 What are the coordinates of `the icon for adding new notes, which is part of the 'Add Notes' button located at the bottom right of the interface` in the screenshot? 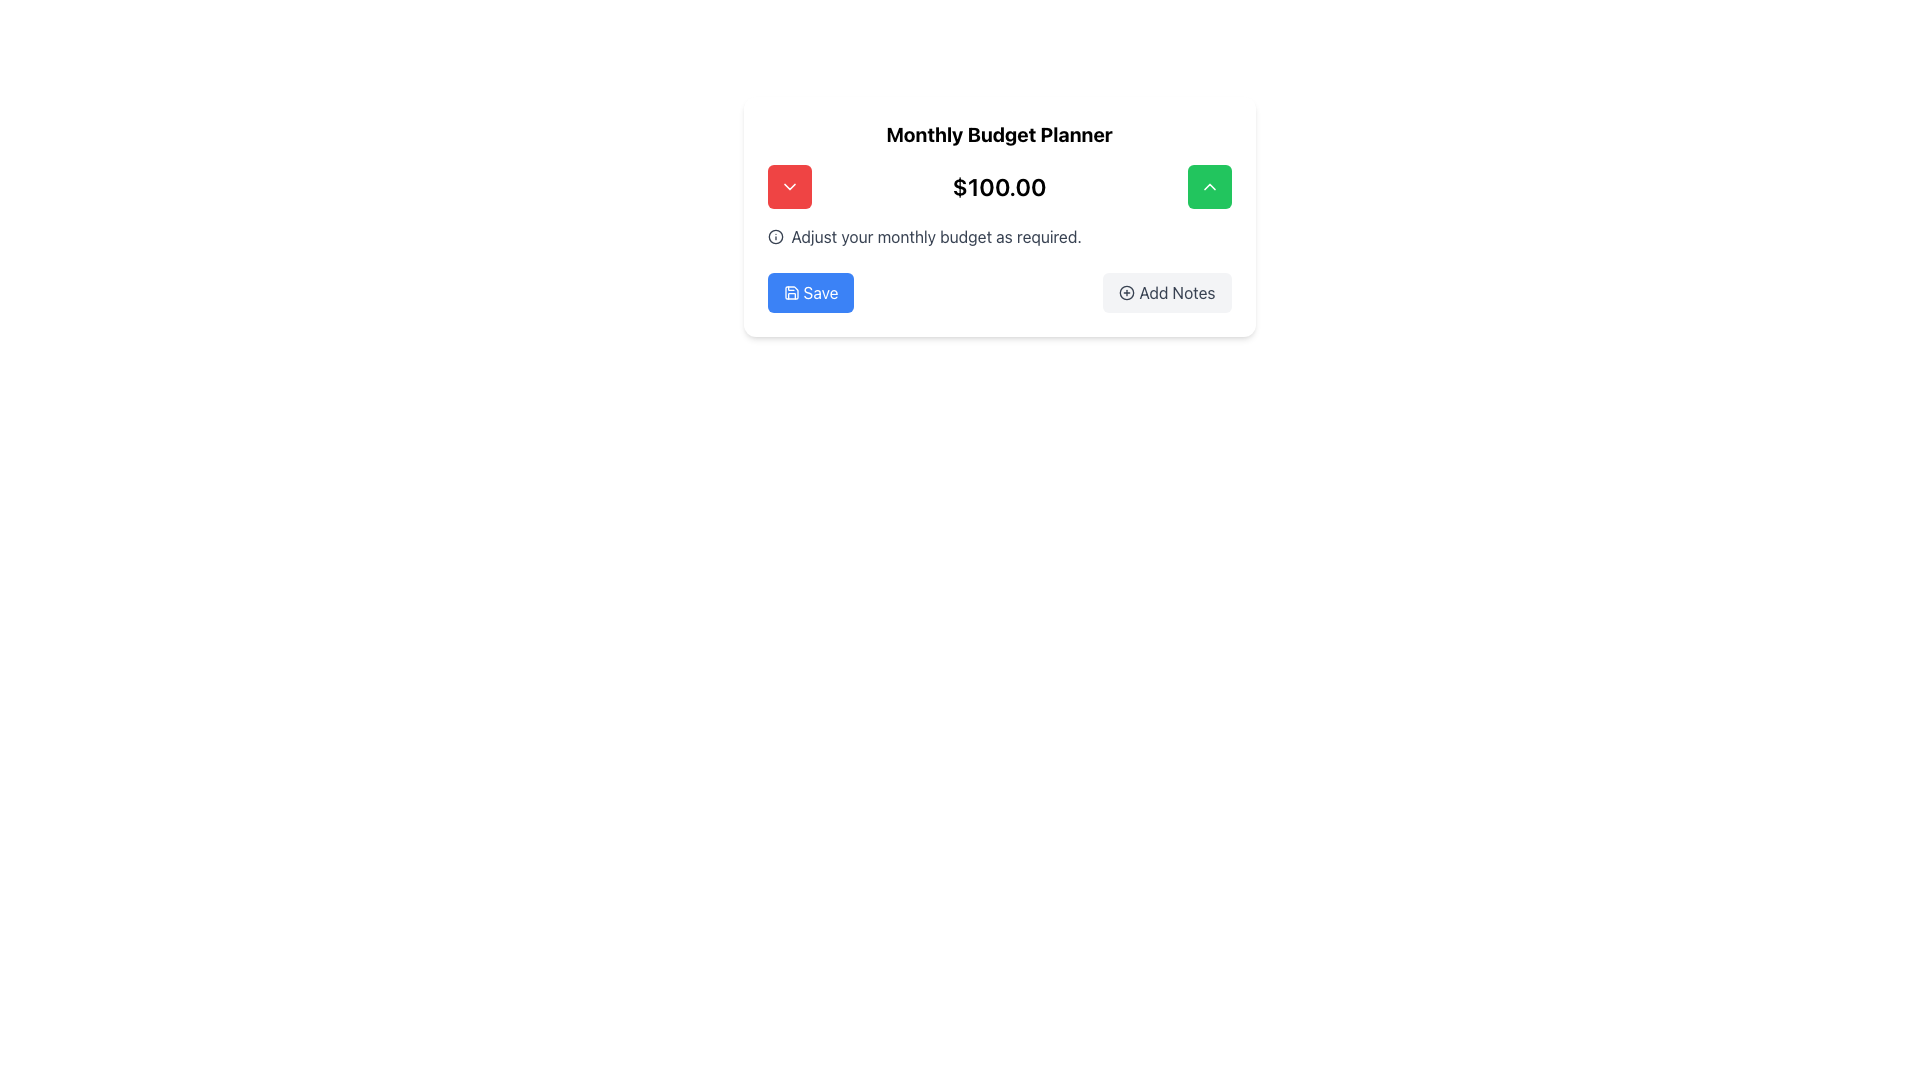 It's located at (1127, 293).